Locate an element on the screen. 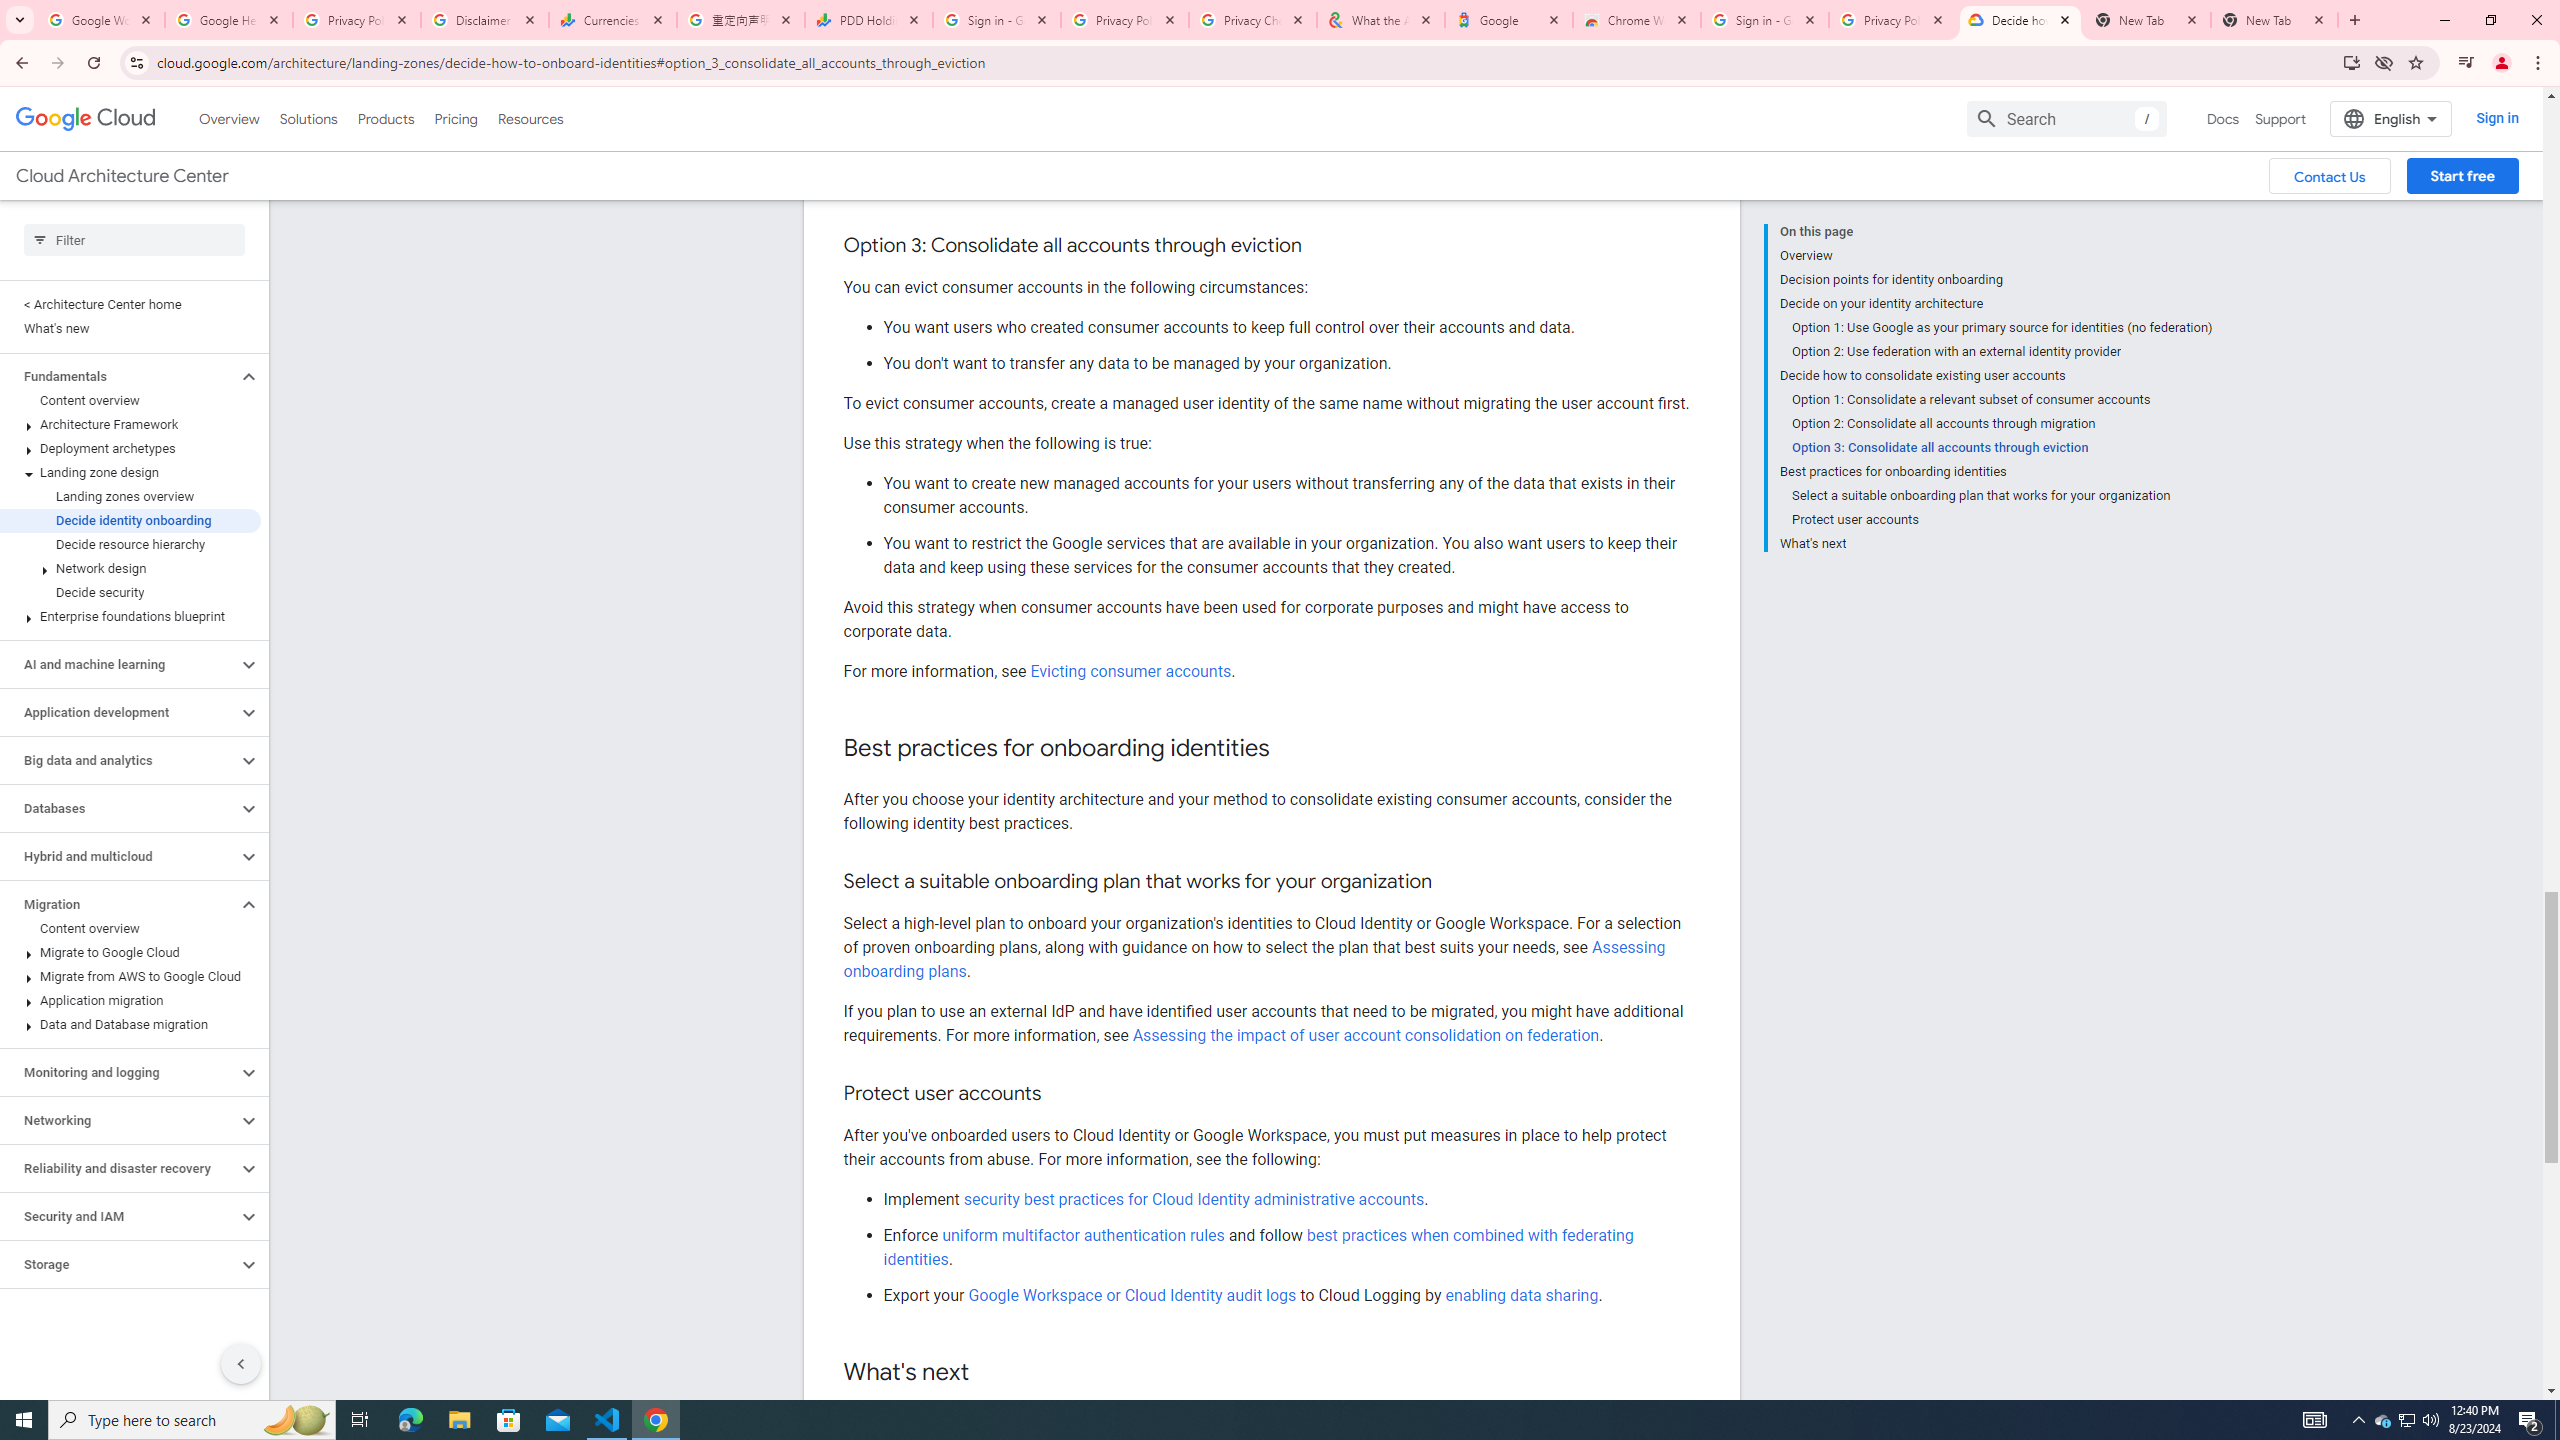 The width and height of the screenshot is (2560, 1440). 'Cloud Architecture Center' is located at coordinates (121, 176).